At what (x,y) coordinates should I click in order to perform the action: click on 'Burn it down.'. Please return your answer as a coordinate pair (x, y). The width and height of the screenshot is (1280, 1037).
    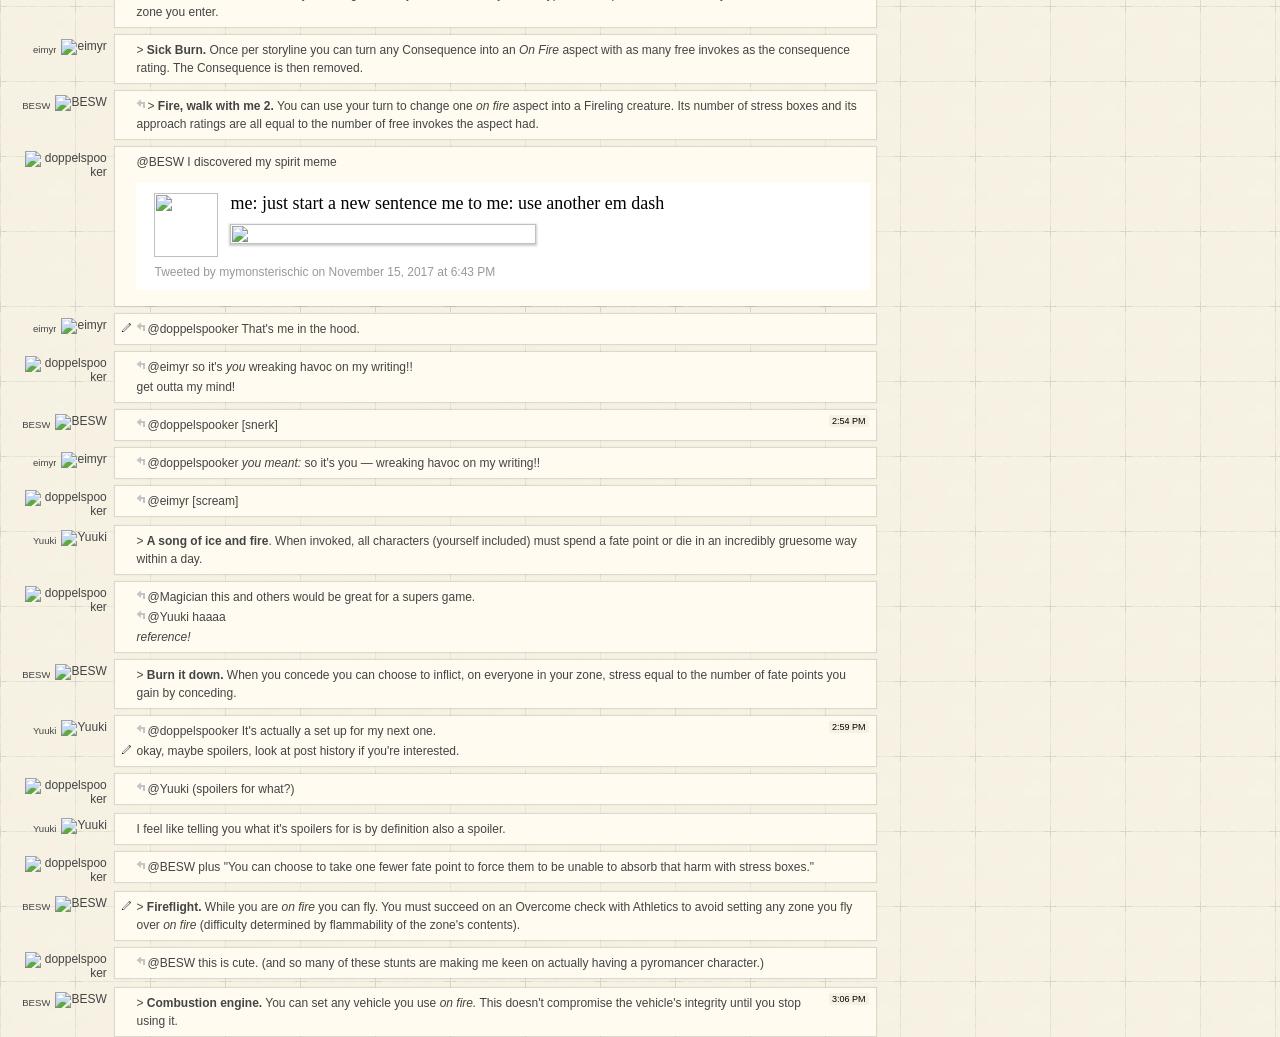
    Looking at the image, I should click on (184, 674).